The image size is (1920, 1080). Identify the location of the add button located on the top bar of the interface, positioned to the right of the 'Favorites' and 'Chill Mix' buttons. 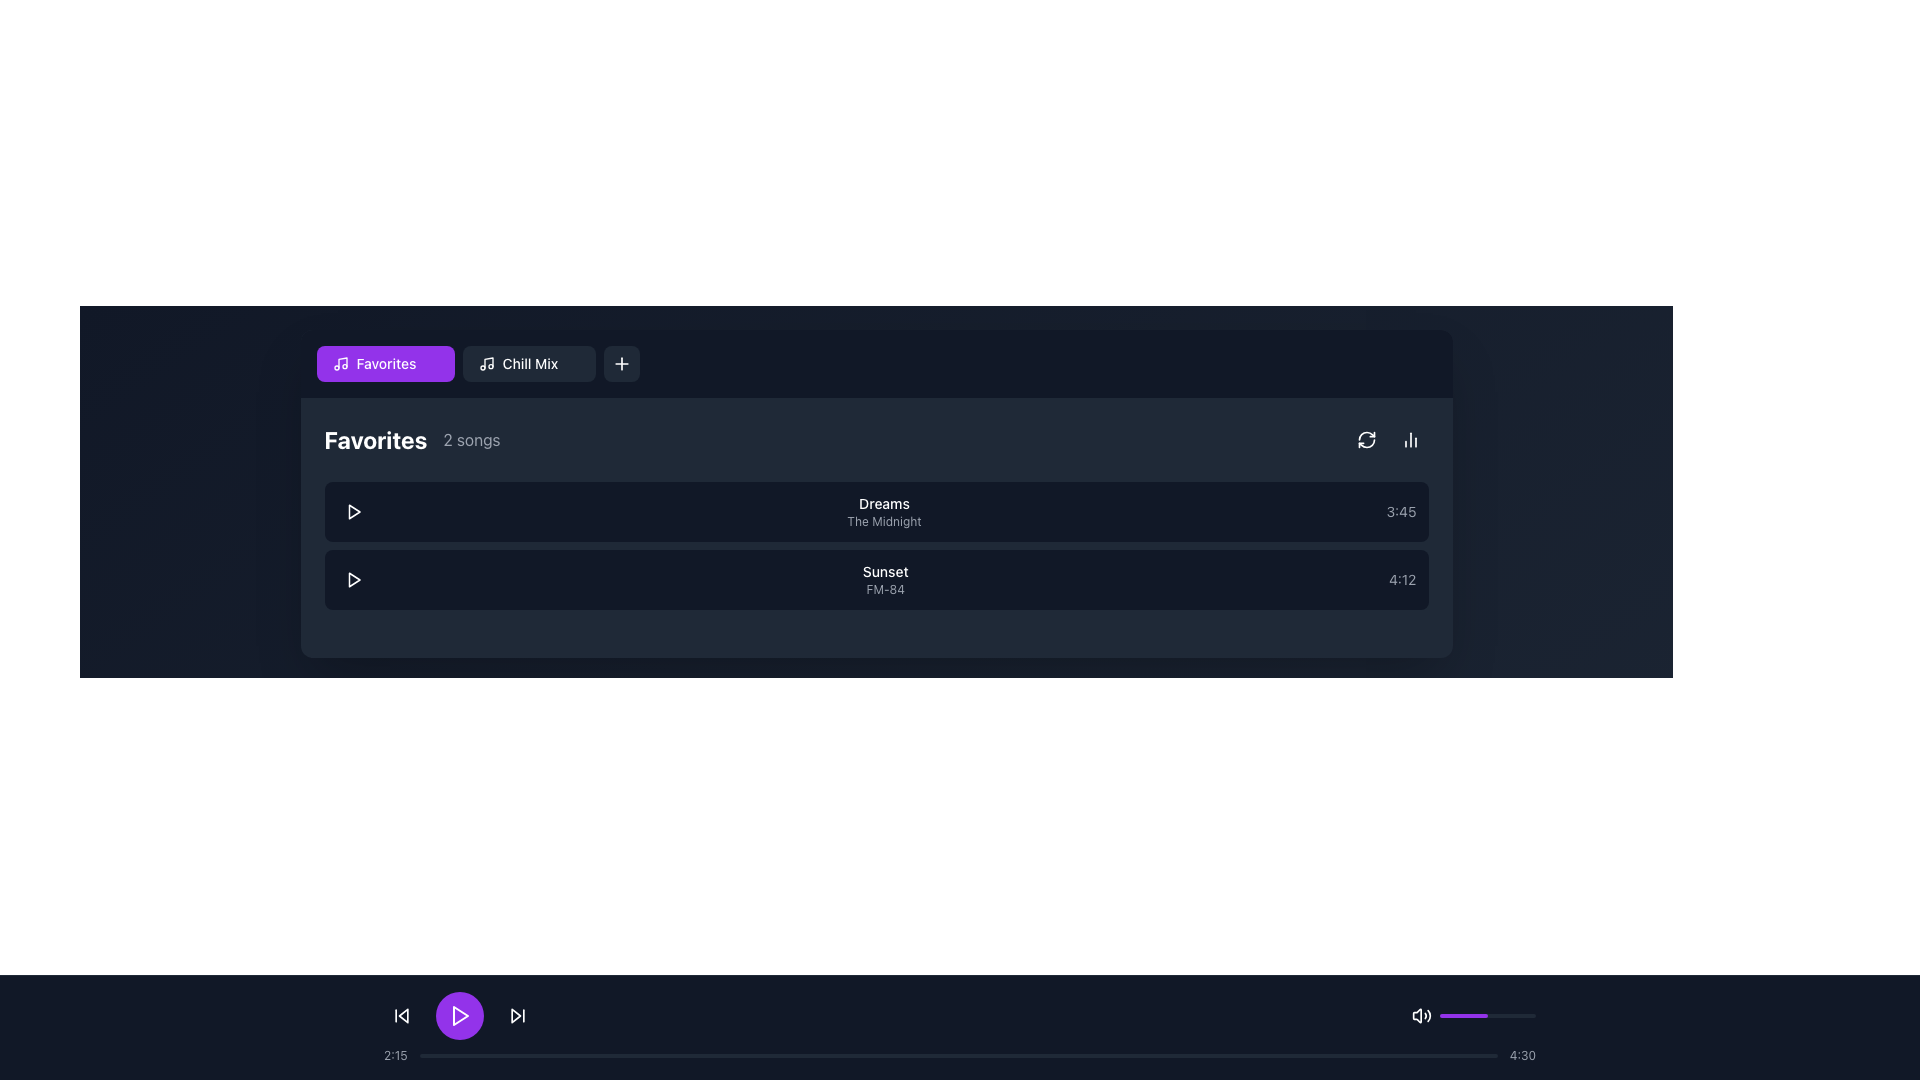
(621, 363).